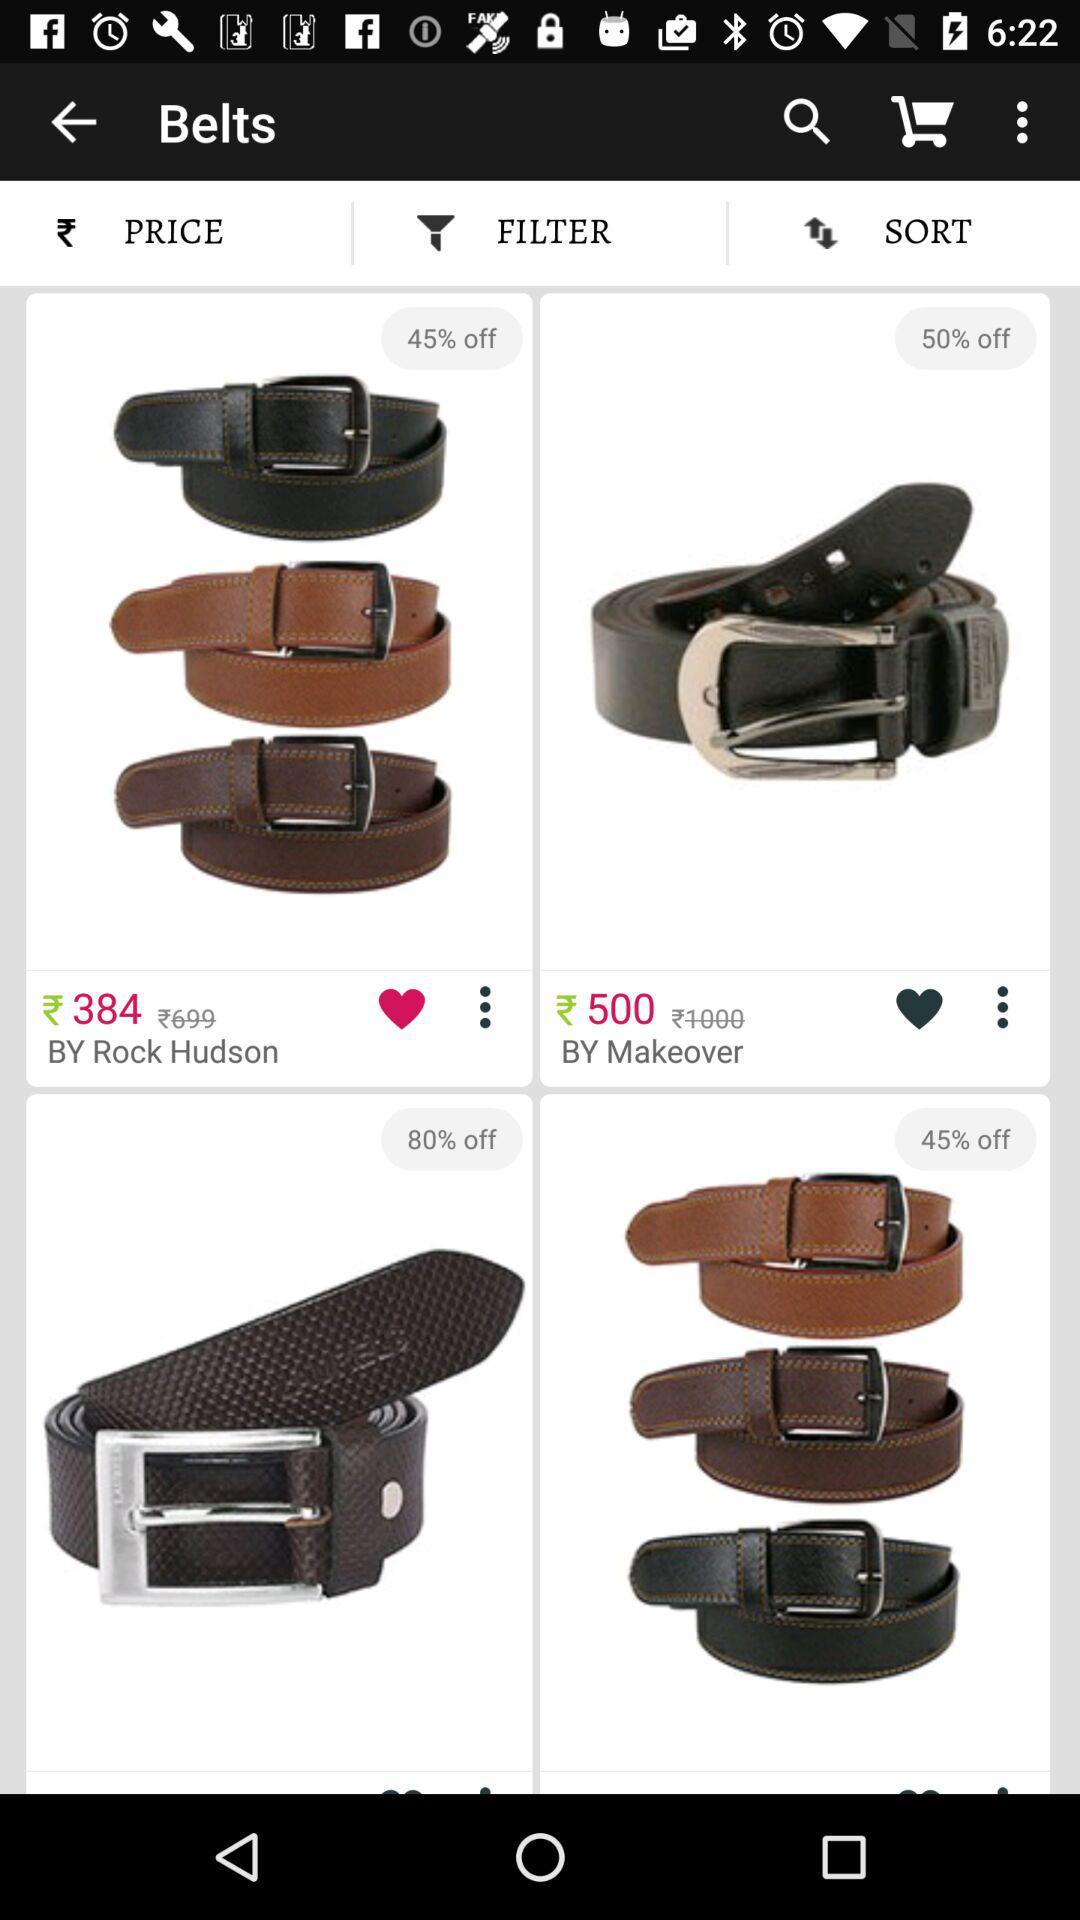  What do you see at coordinates (1010, 1007) in the screenshot?
I see `see more` at bounding box center [1010, 1007].